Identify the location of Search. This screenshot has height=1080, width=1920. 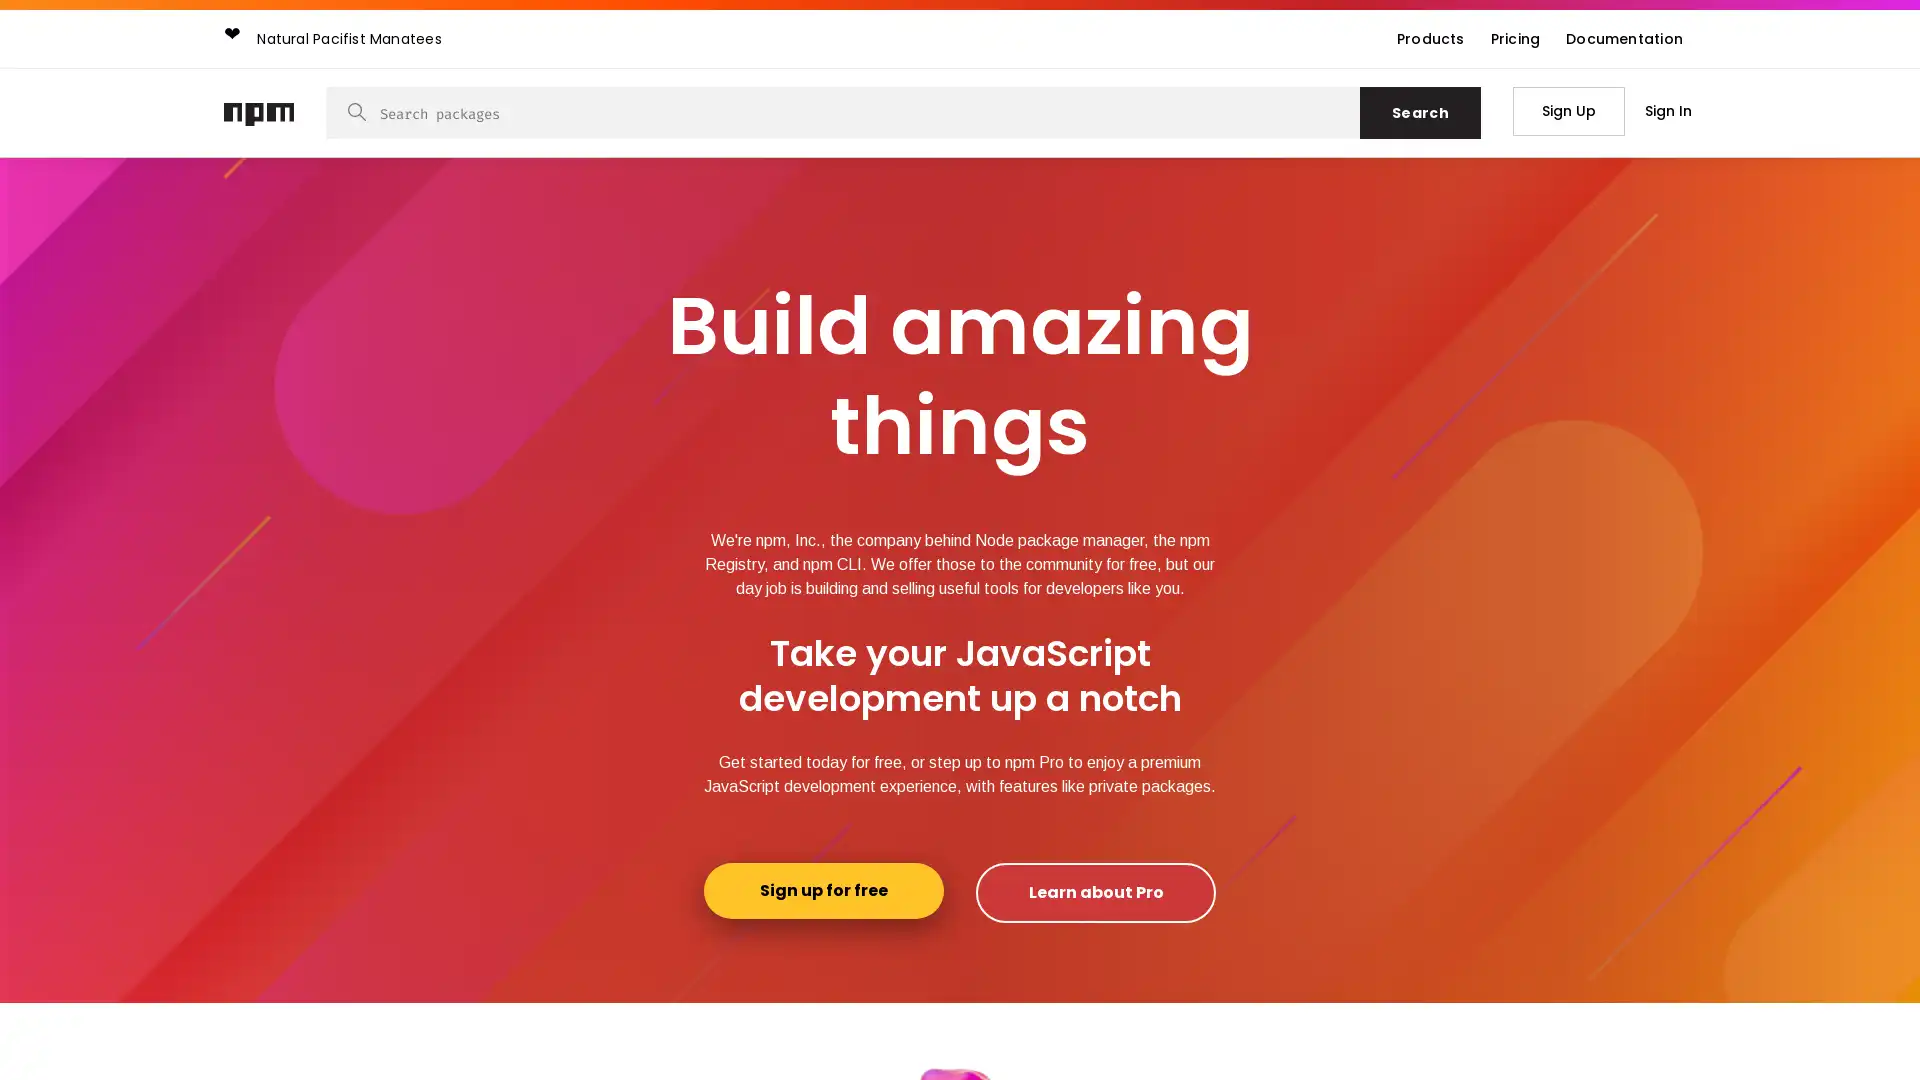
(1419, 112).